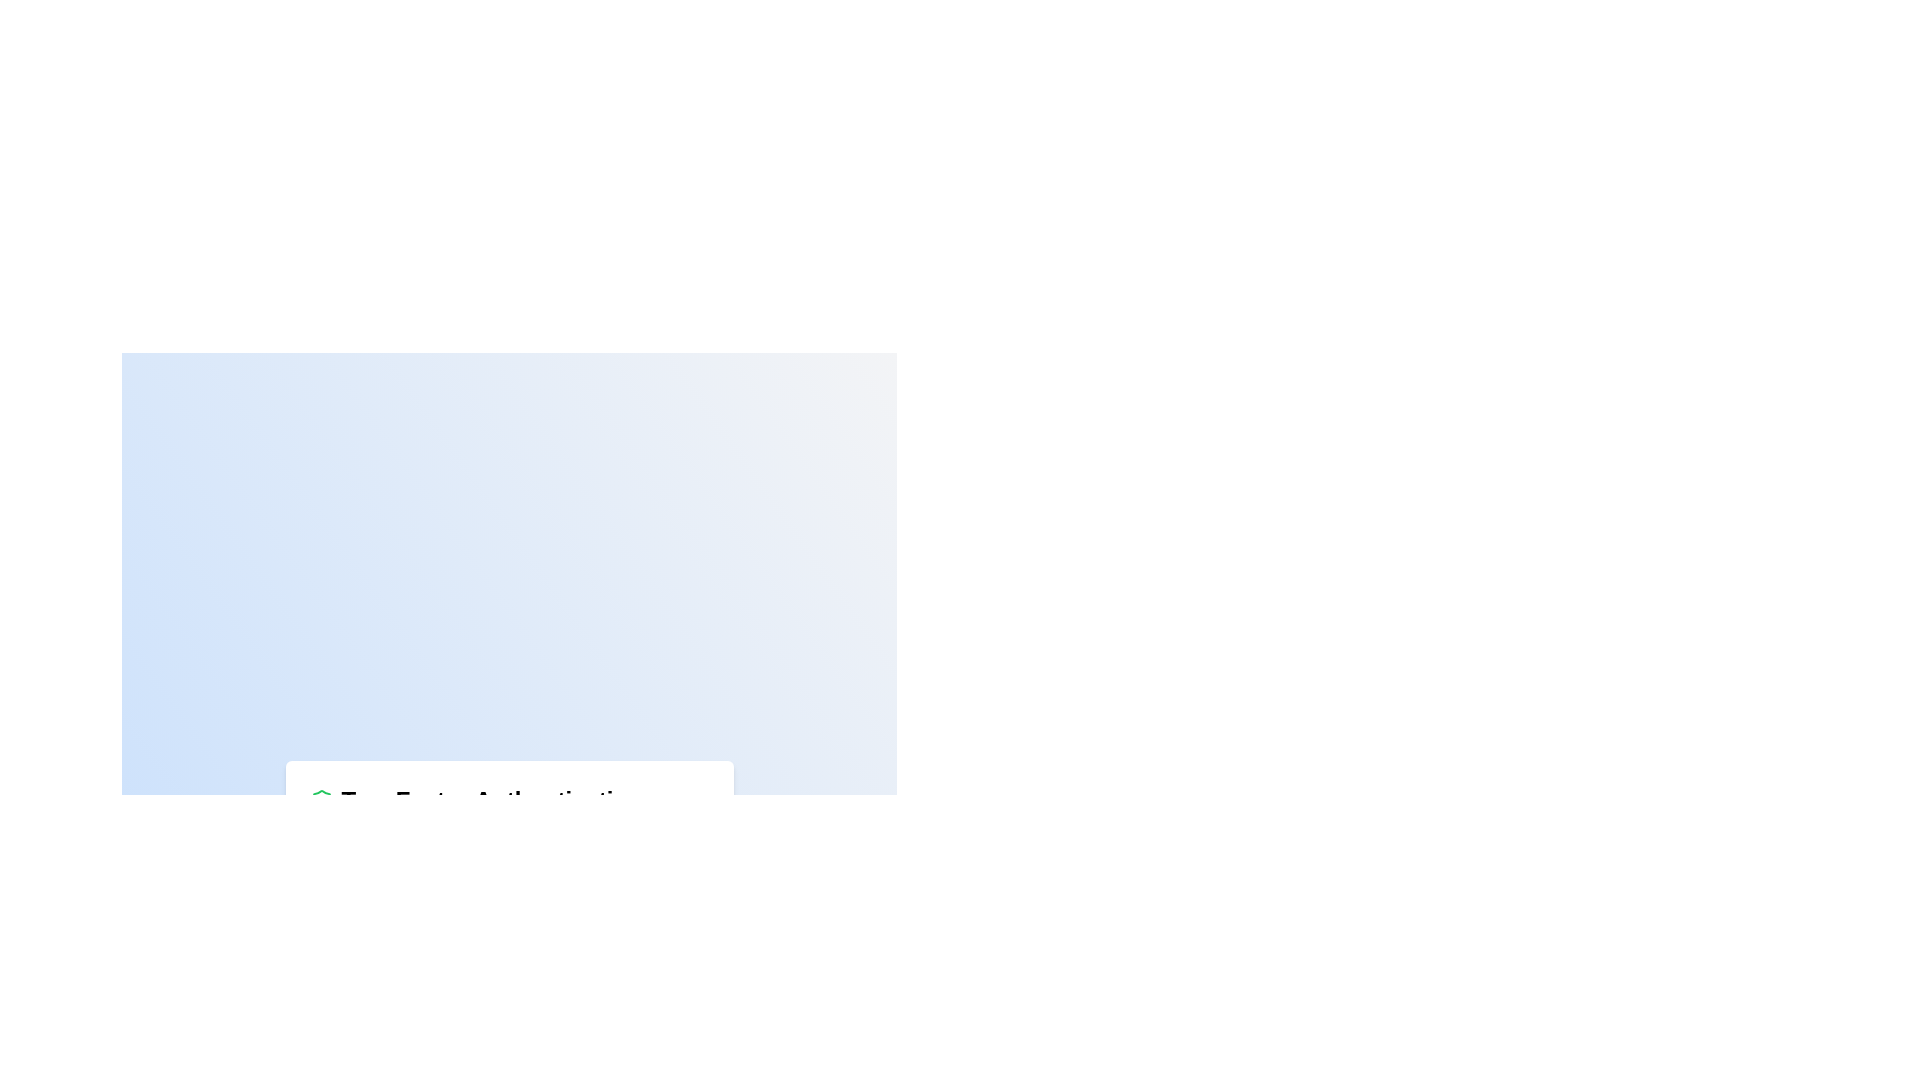 The height and width of the screenshot is (1080, 1920). I want to click on the status represented by the verified icon for the Two-Factor Authentication feature, which is visually indicated by an SVG element located to the left of the text, so click(321, 799).